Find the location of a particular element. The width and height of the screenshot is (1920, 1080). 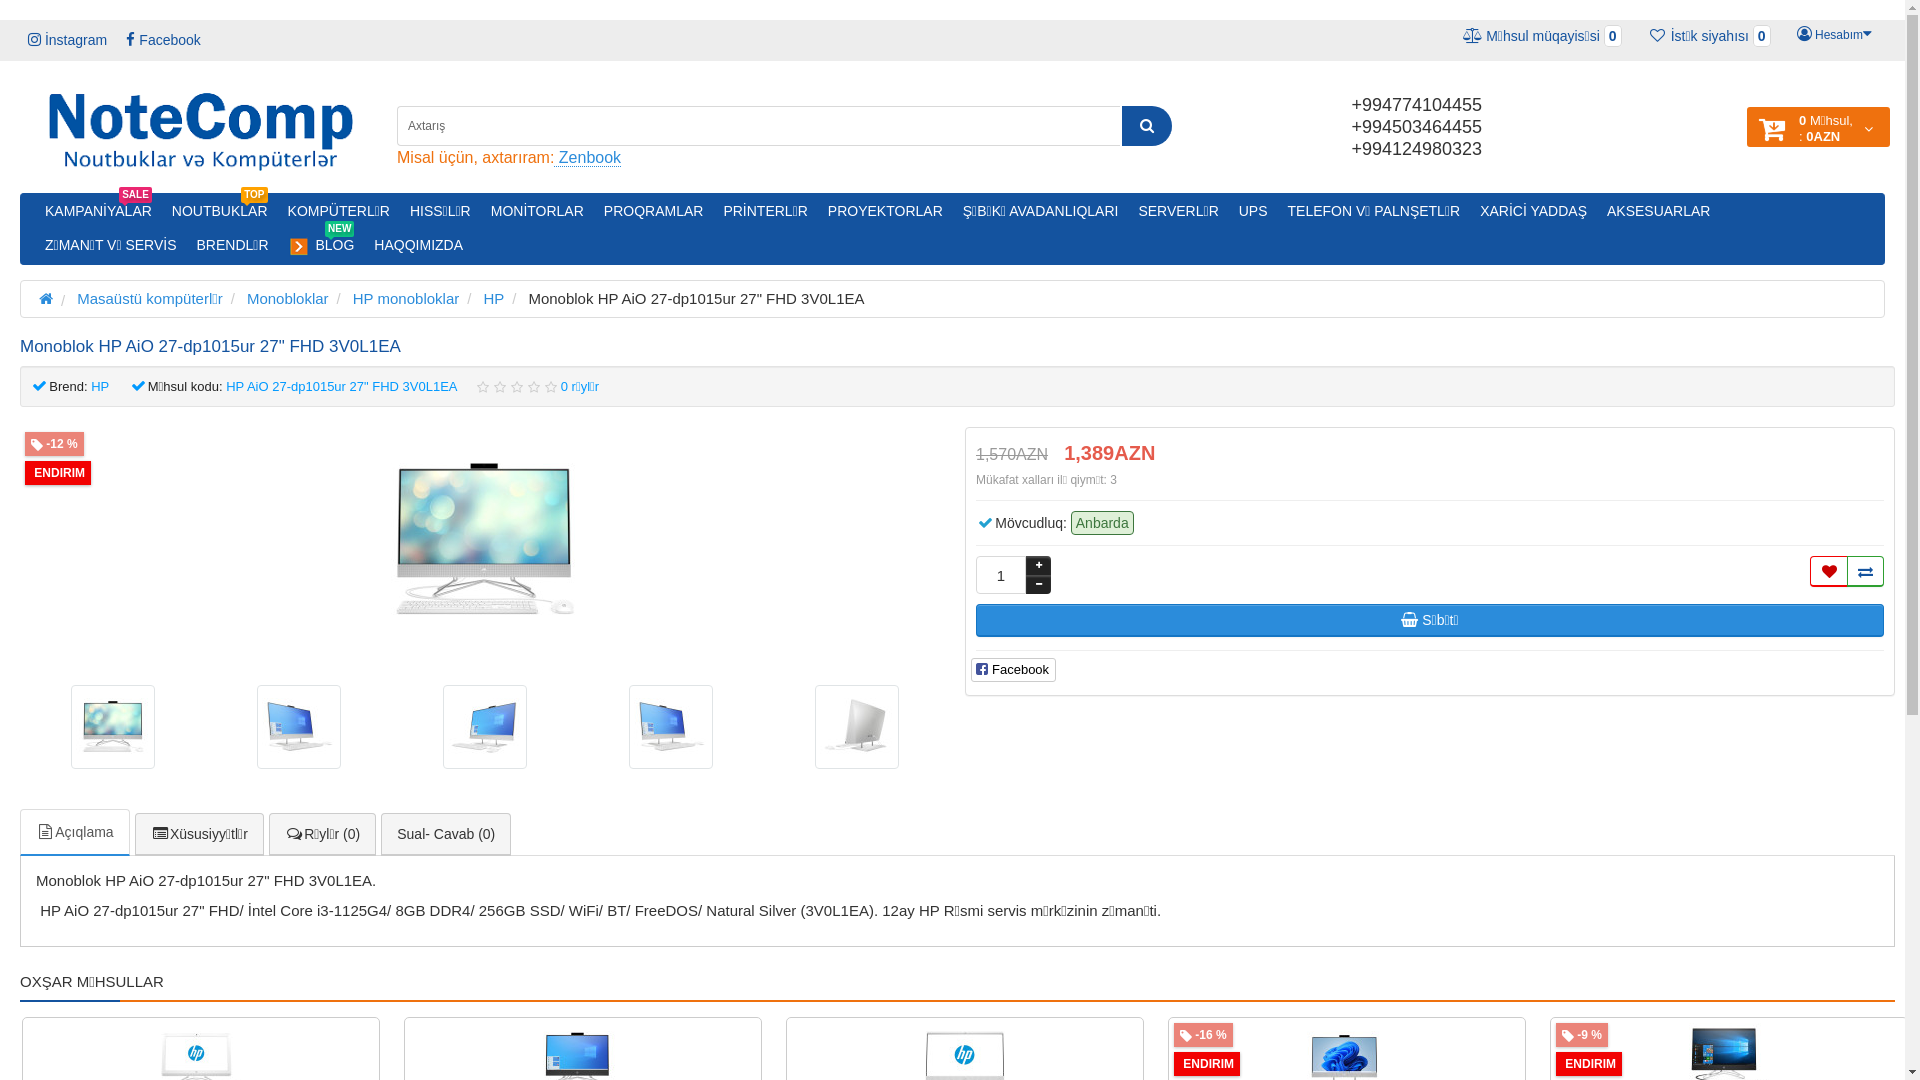

'Monobloklar' is located at coordinates (287, 298).